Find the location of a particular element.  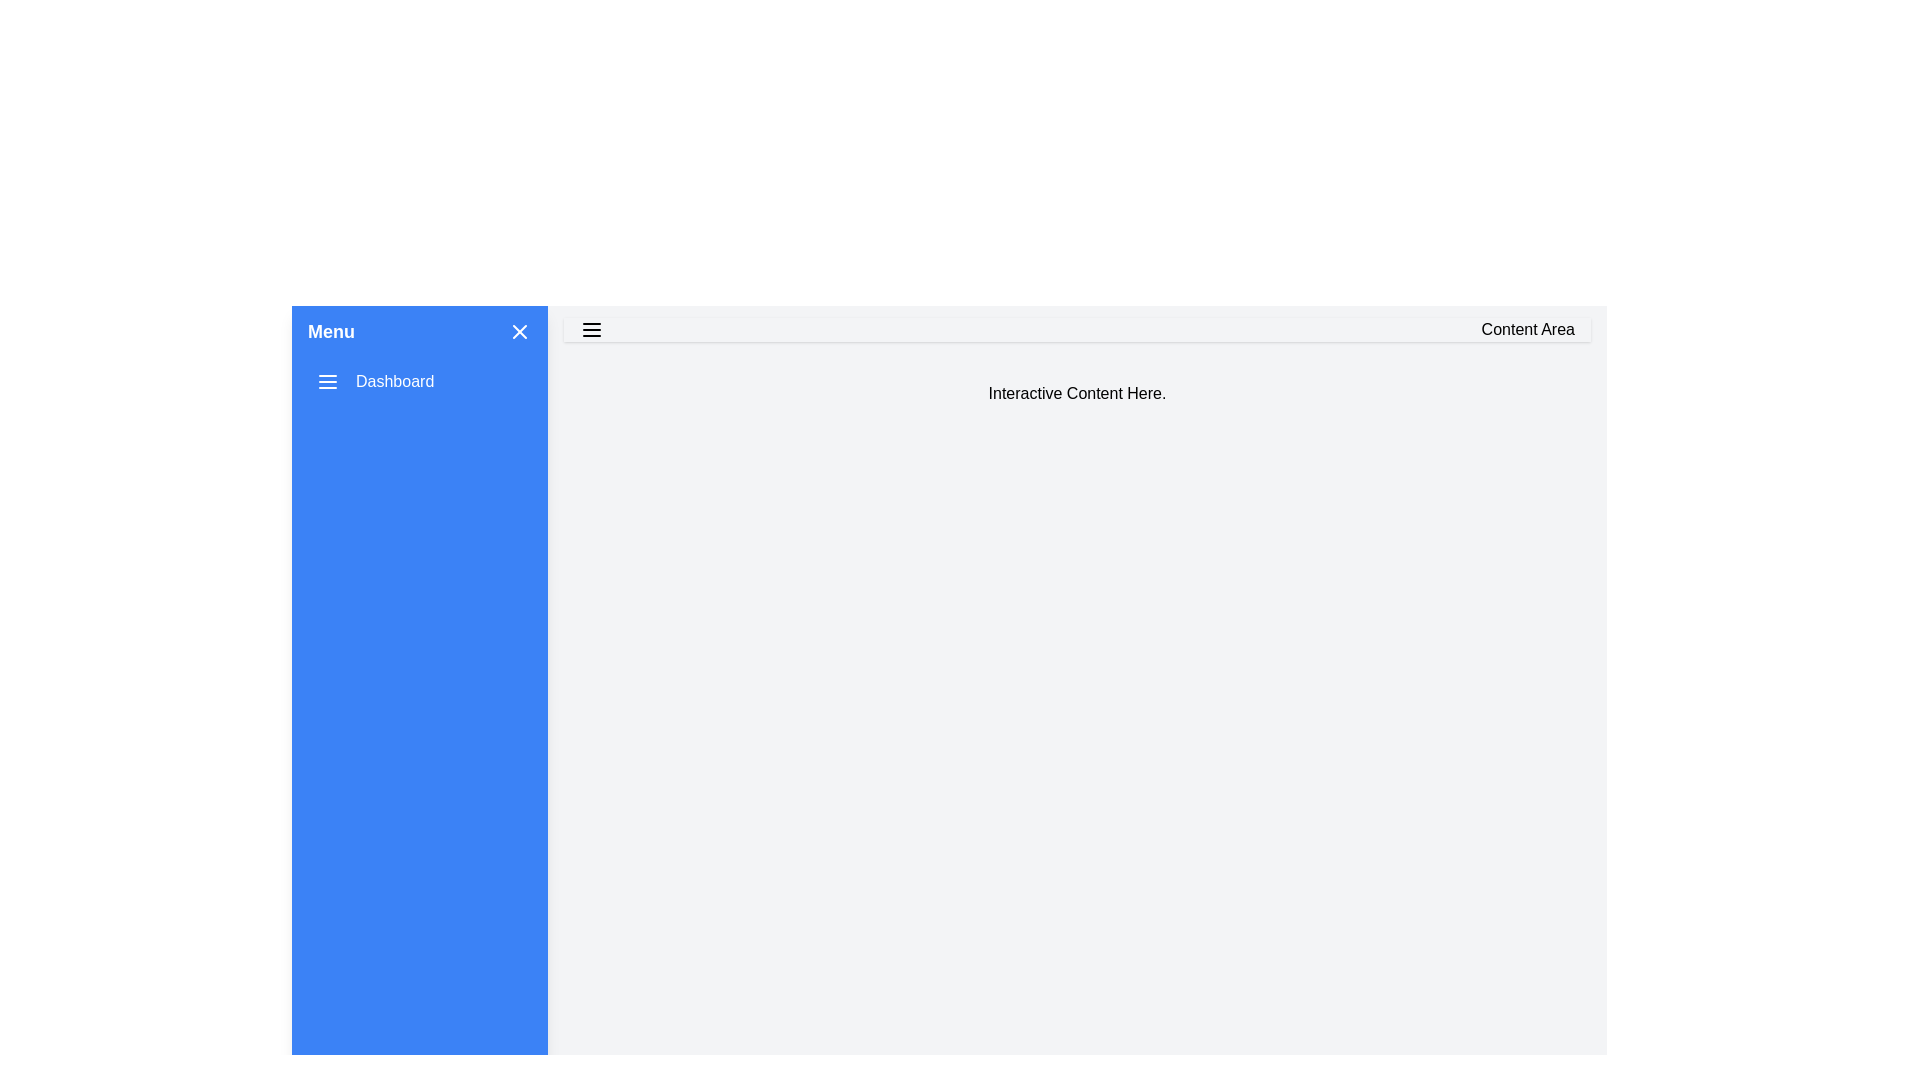

the 'Dashboard' link in the sidebar is located at coordinates (374, 381).